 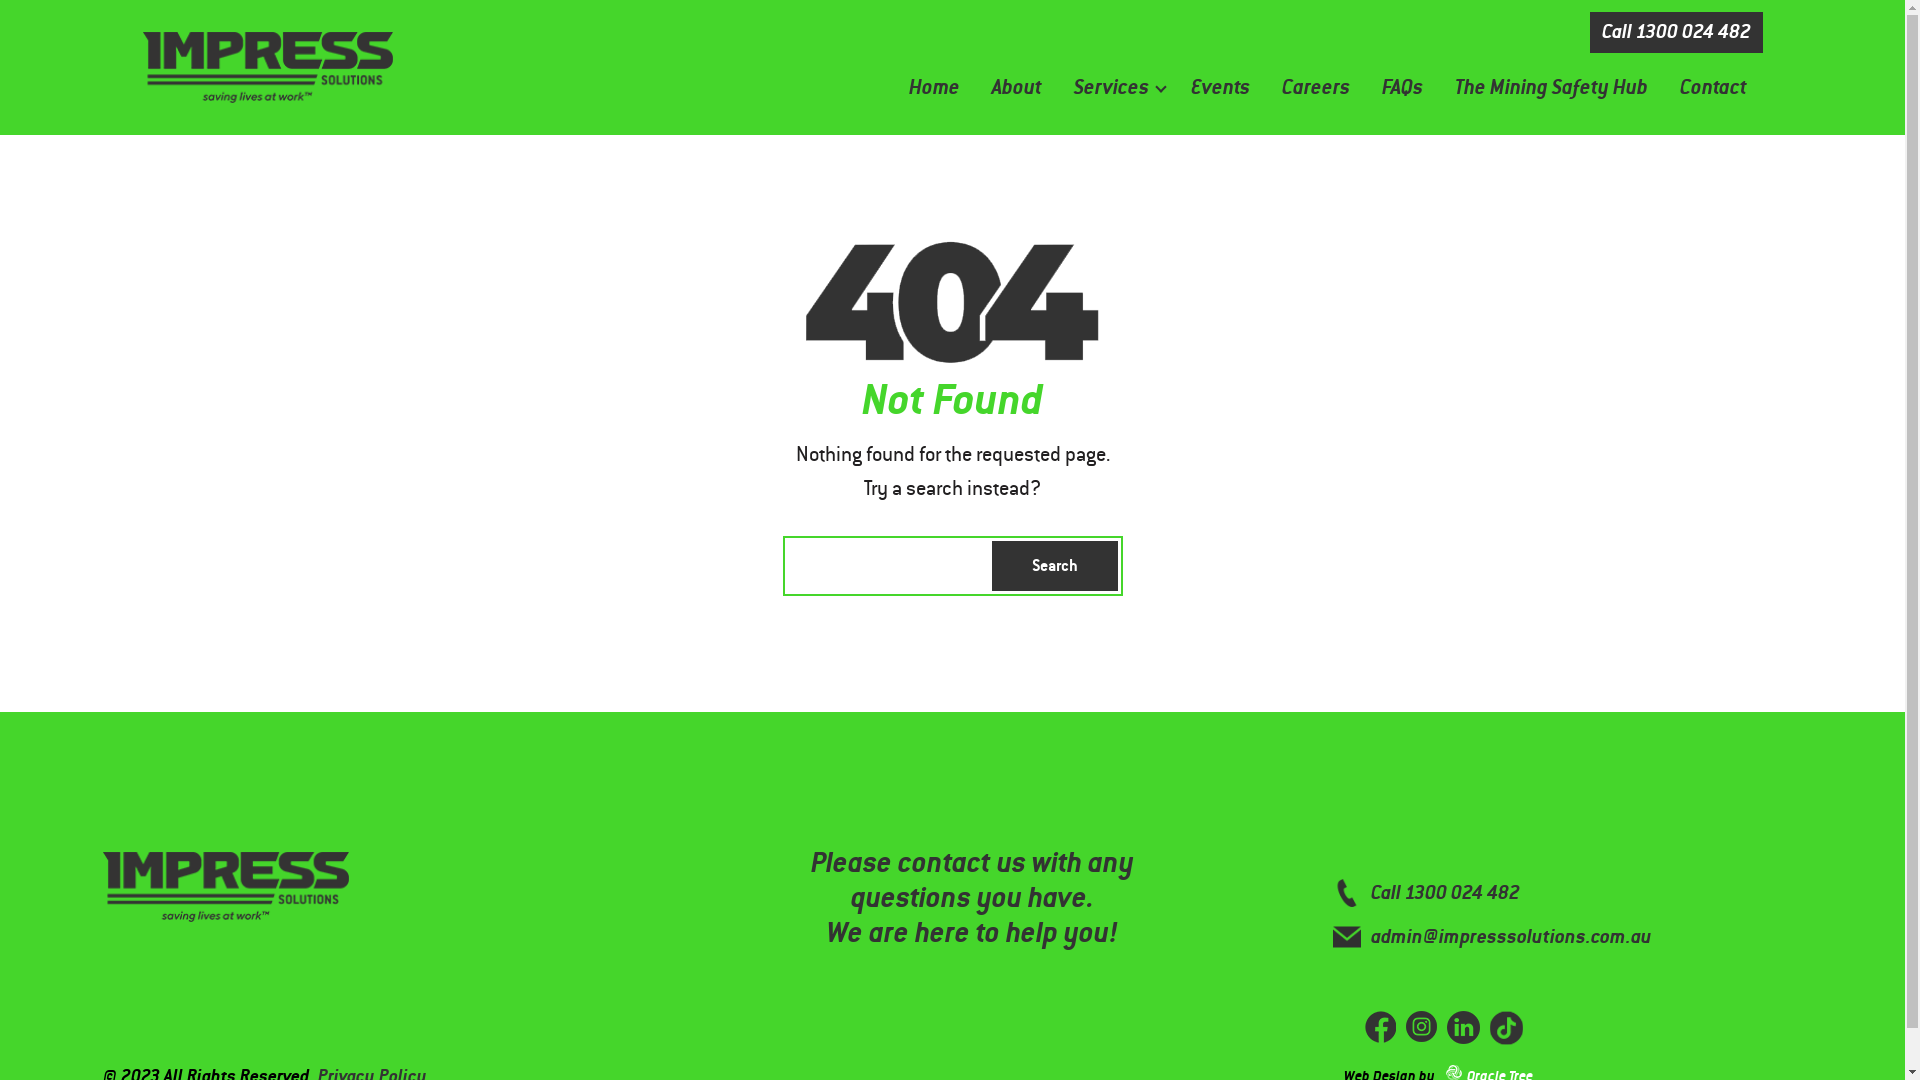 I want to click on 'Home', so click(x=906, y=86).